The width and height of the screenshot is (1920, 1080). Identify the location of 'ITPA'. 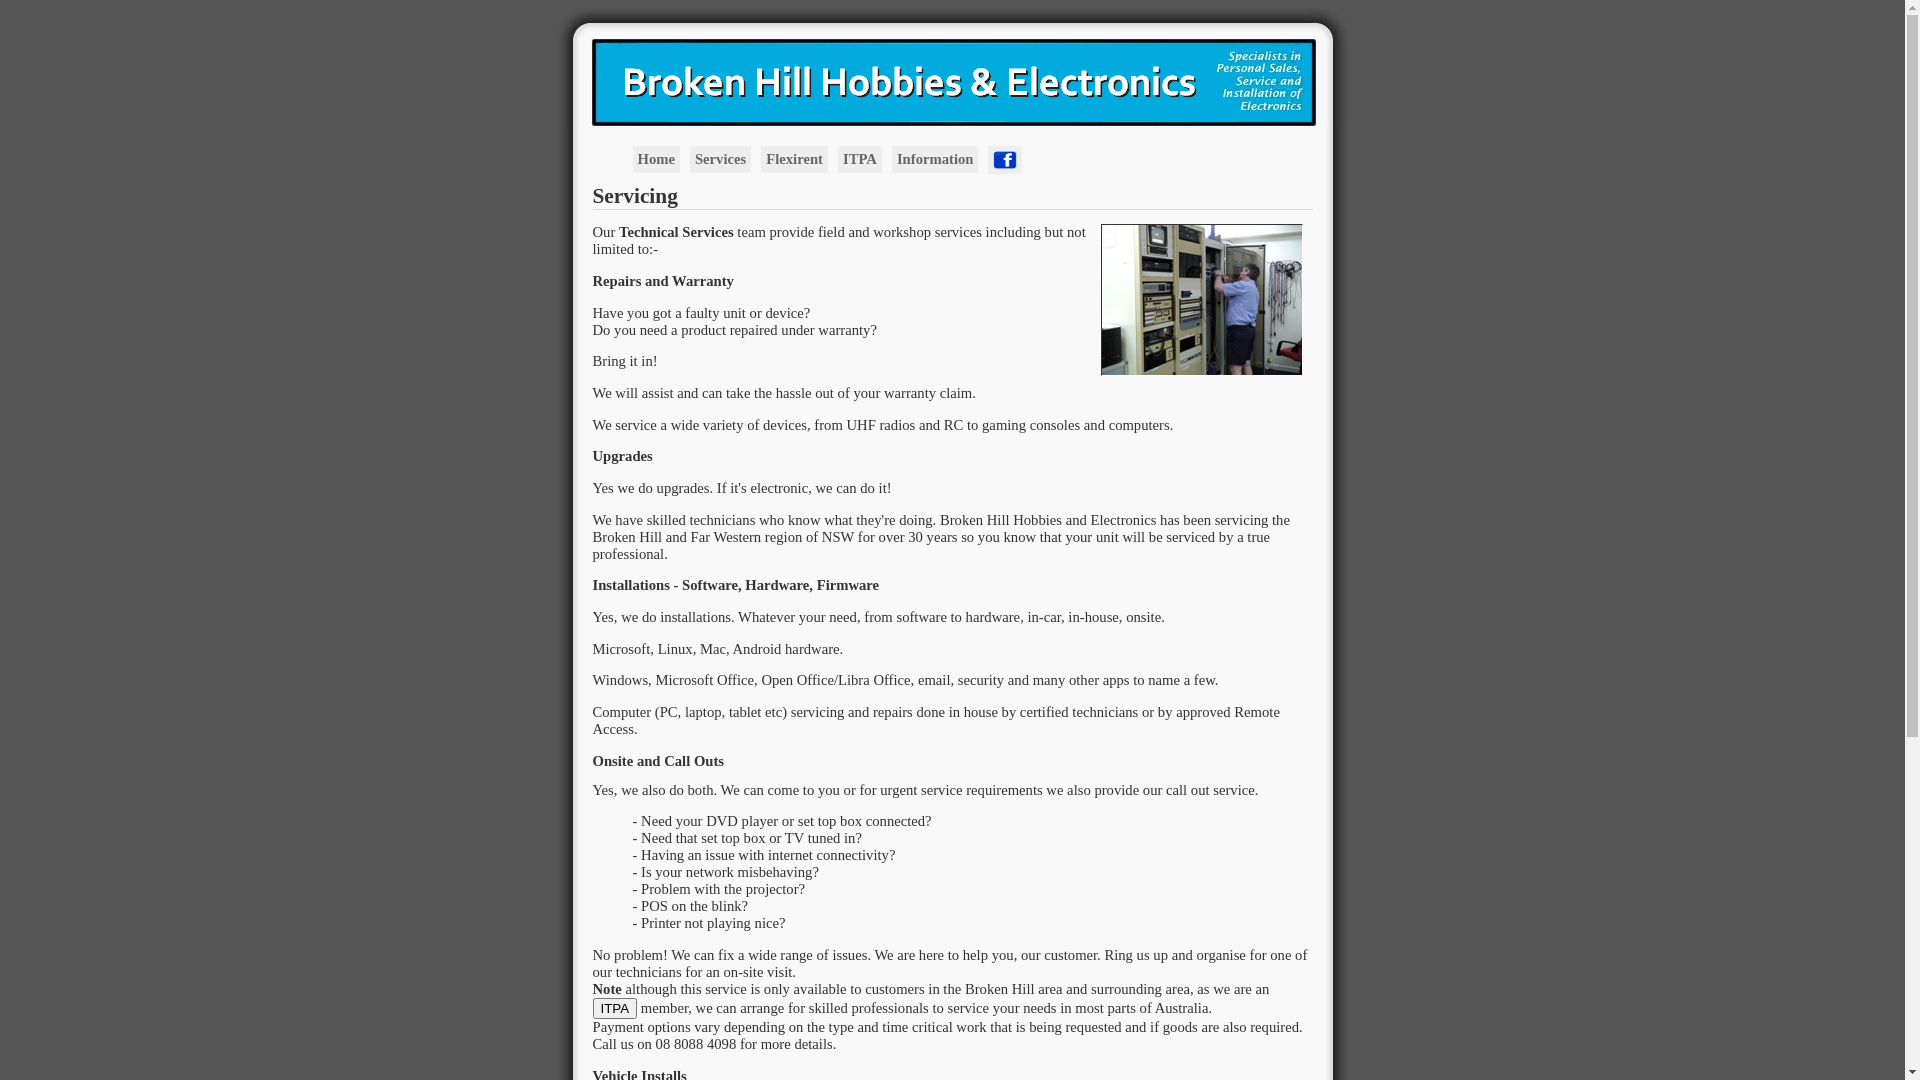
(590, 1008).